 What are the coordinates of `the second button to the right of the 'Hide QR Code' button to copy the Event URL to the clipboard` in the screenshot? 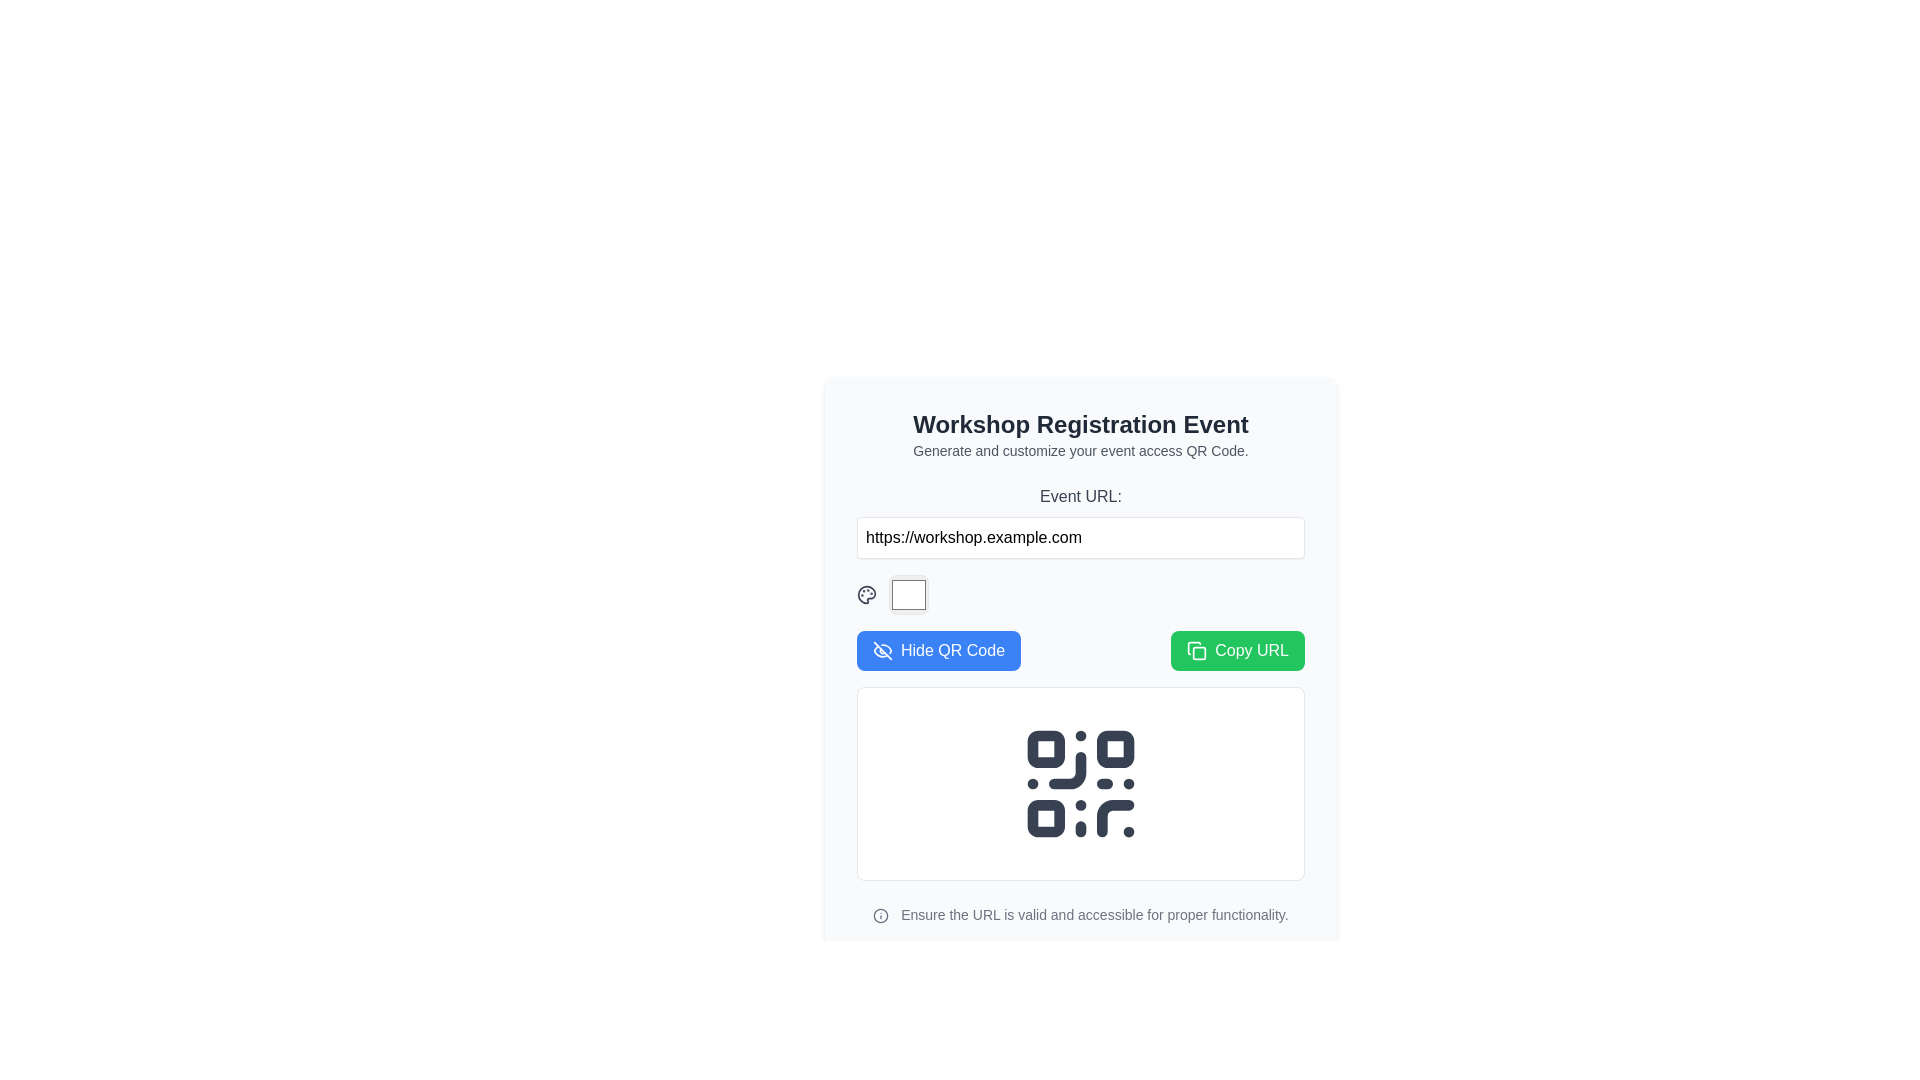 It's located at (1237, 651).